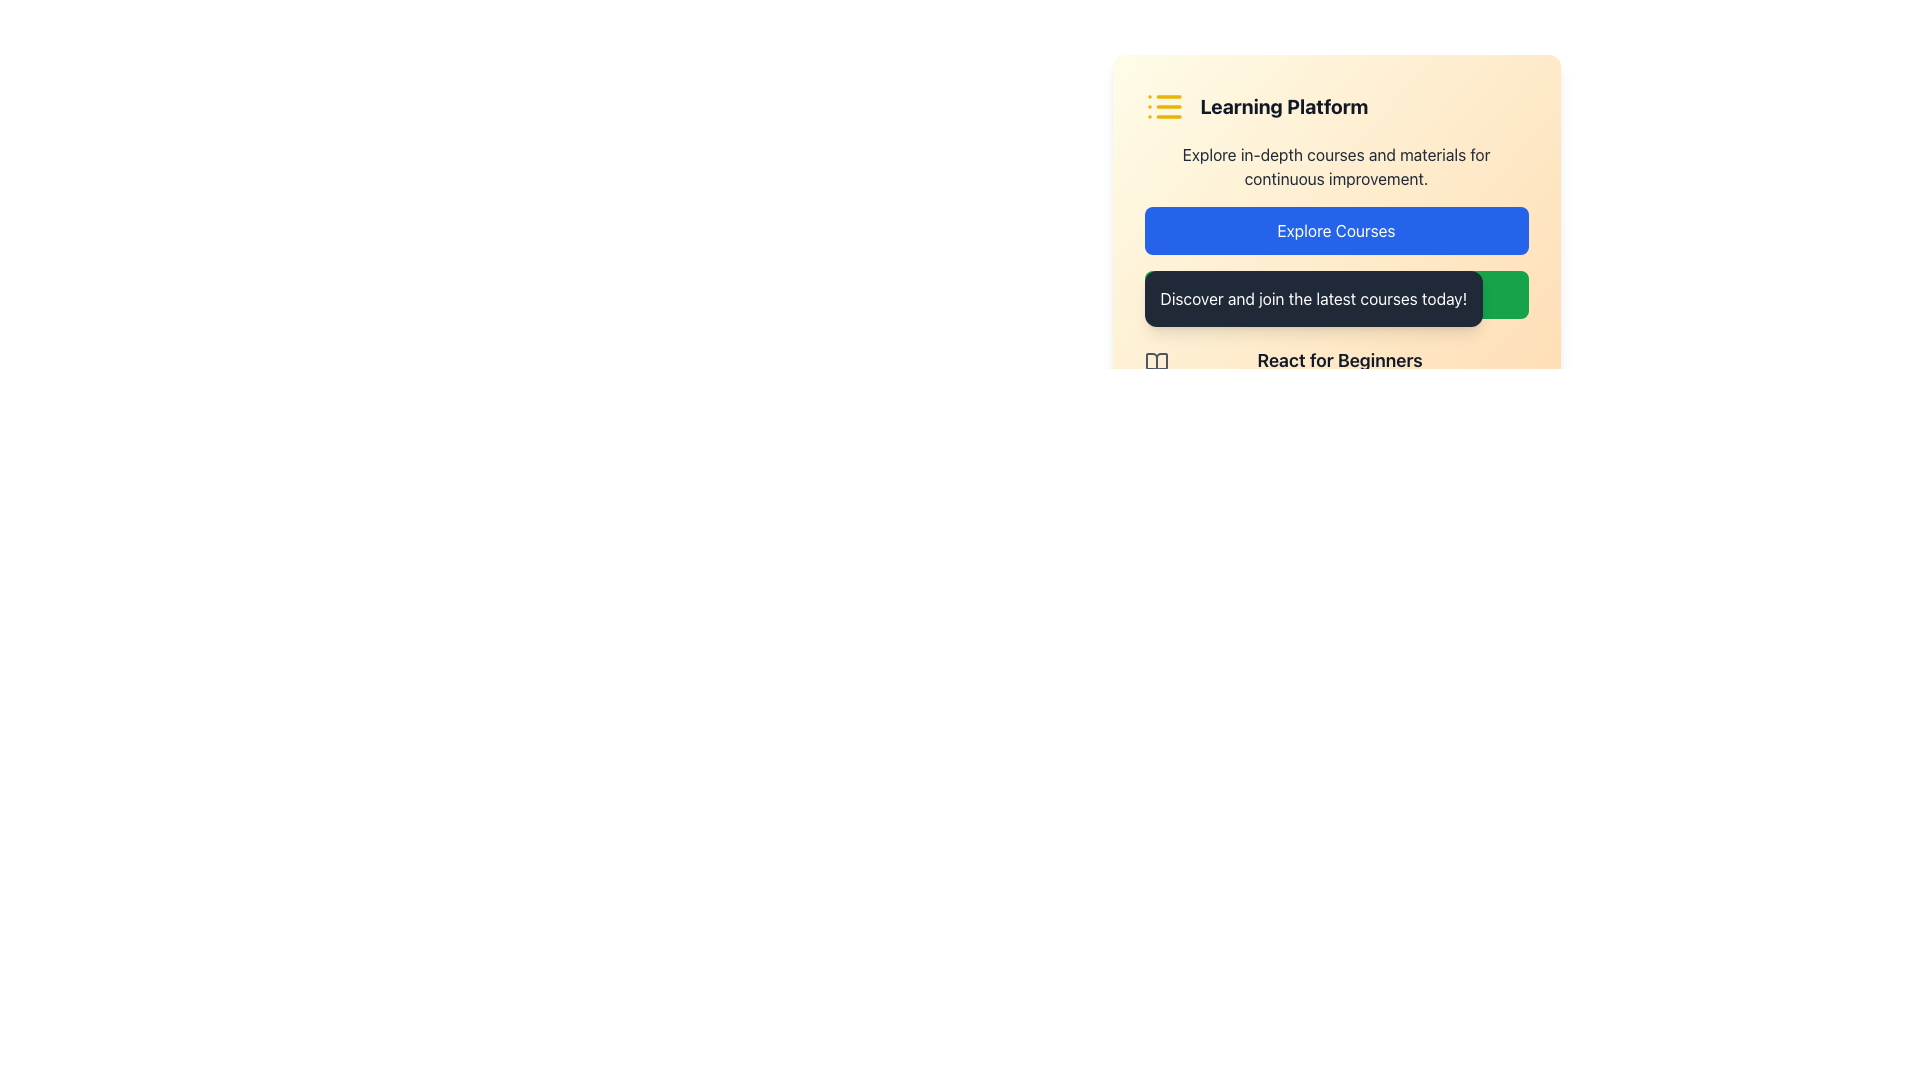 The height and width of the screenshot is (1080, 1920). I want to click on the informational tooltip located beneath the 'Explore Courses' button to trigger changes related to course enrollment options, so click(1336, 315).